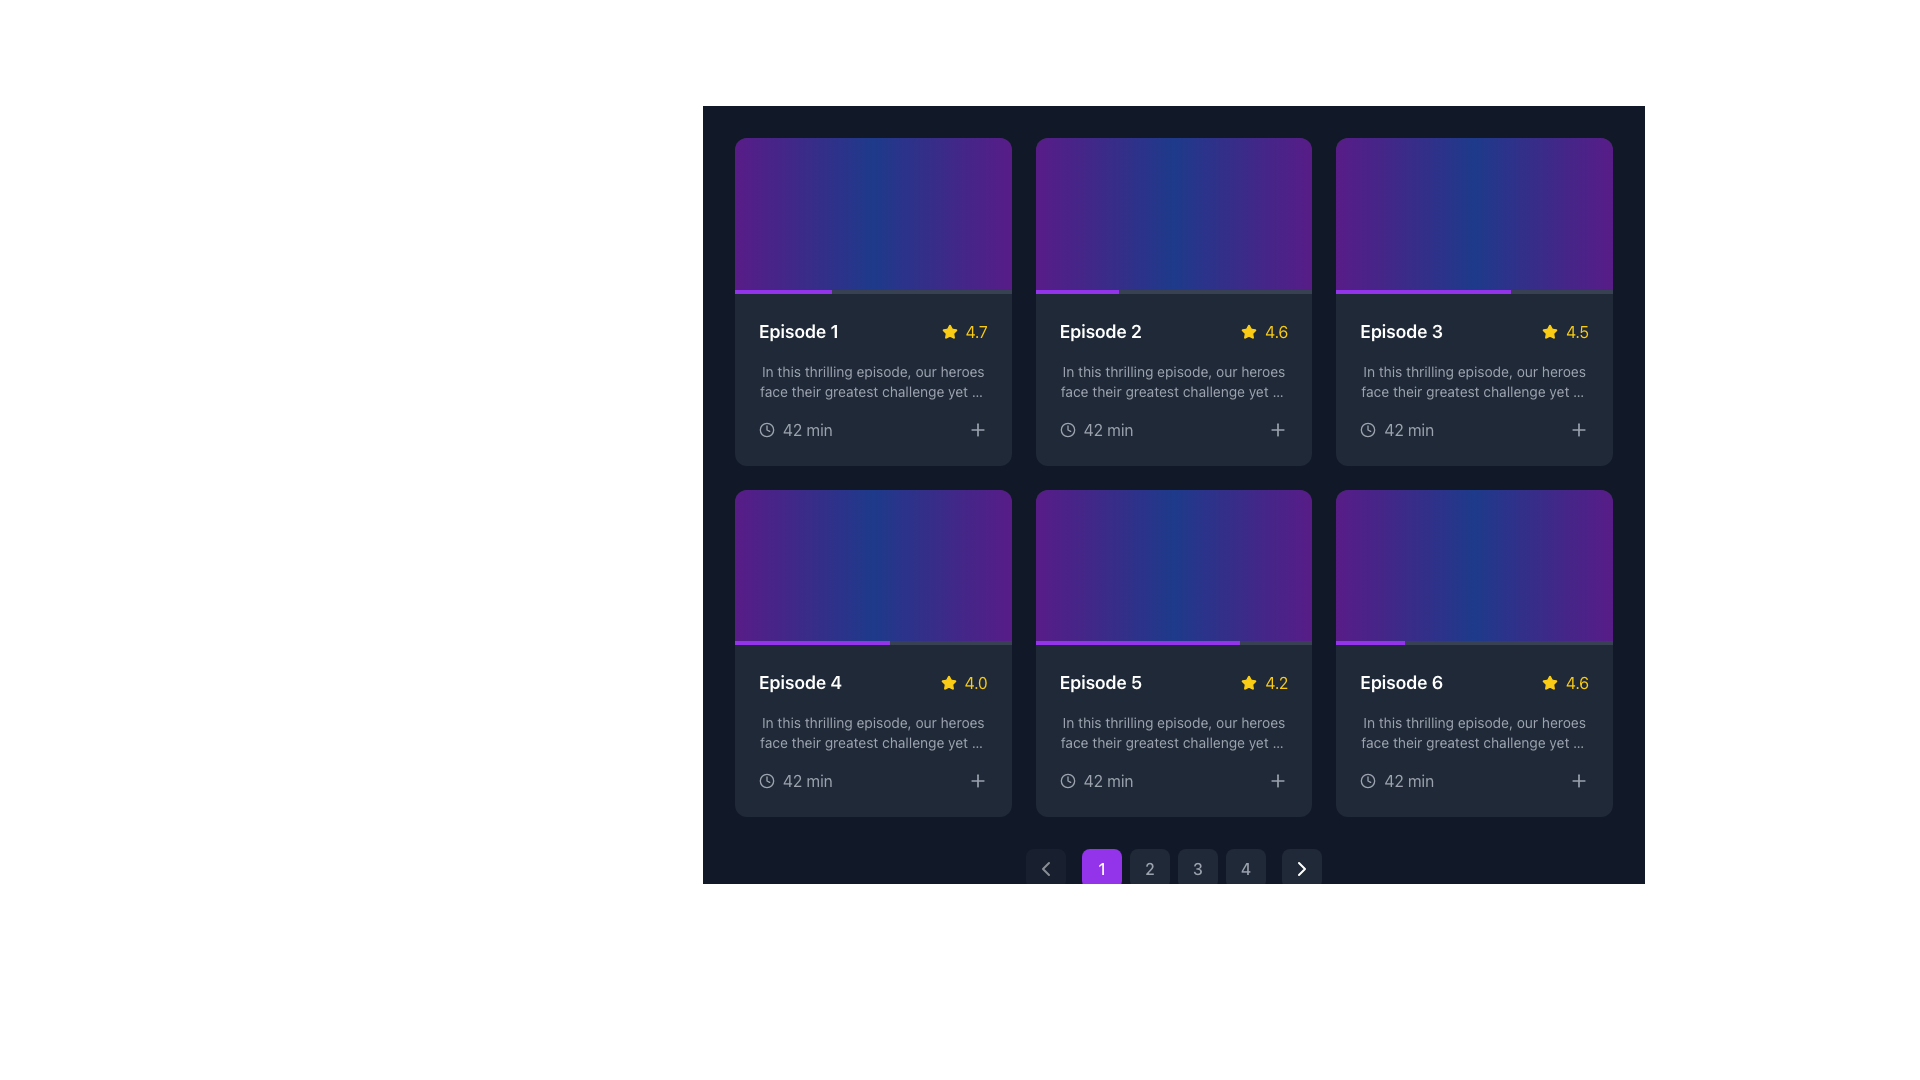 The image size is (1920, 1080). What do you see at coordinates (1245, 867) in the screenshot?
I see `the rounded square button displaying the numeral '4'` at bounding box center [1245, 867].